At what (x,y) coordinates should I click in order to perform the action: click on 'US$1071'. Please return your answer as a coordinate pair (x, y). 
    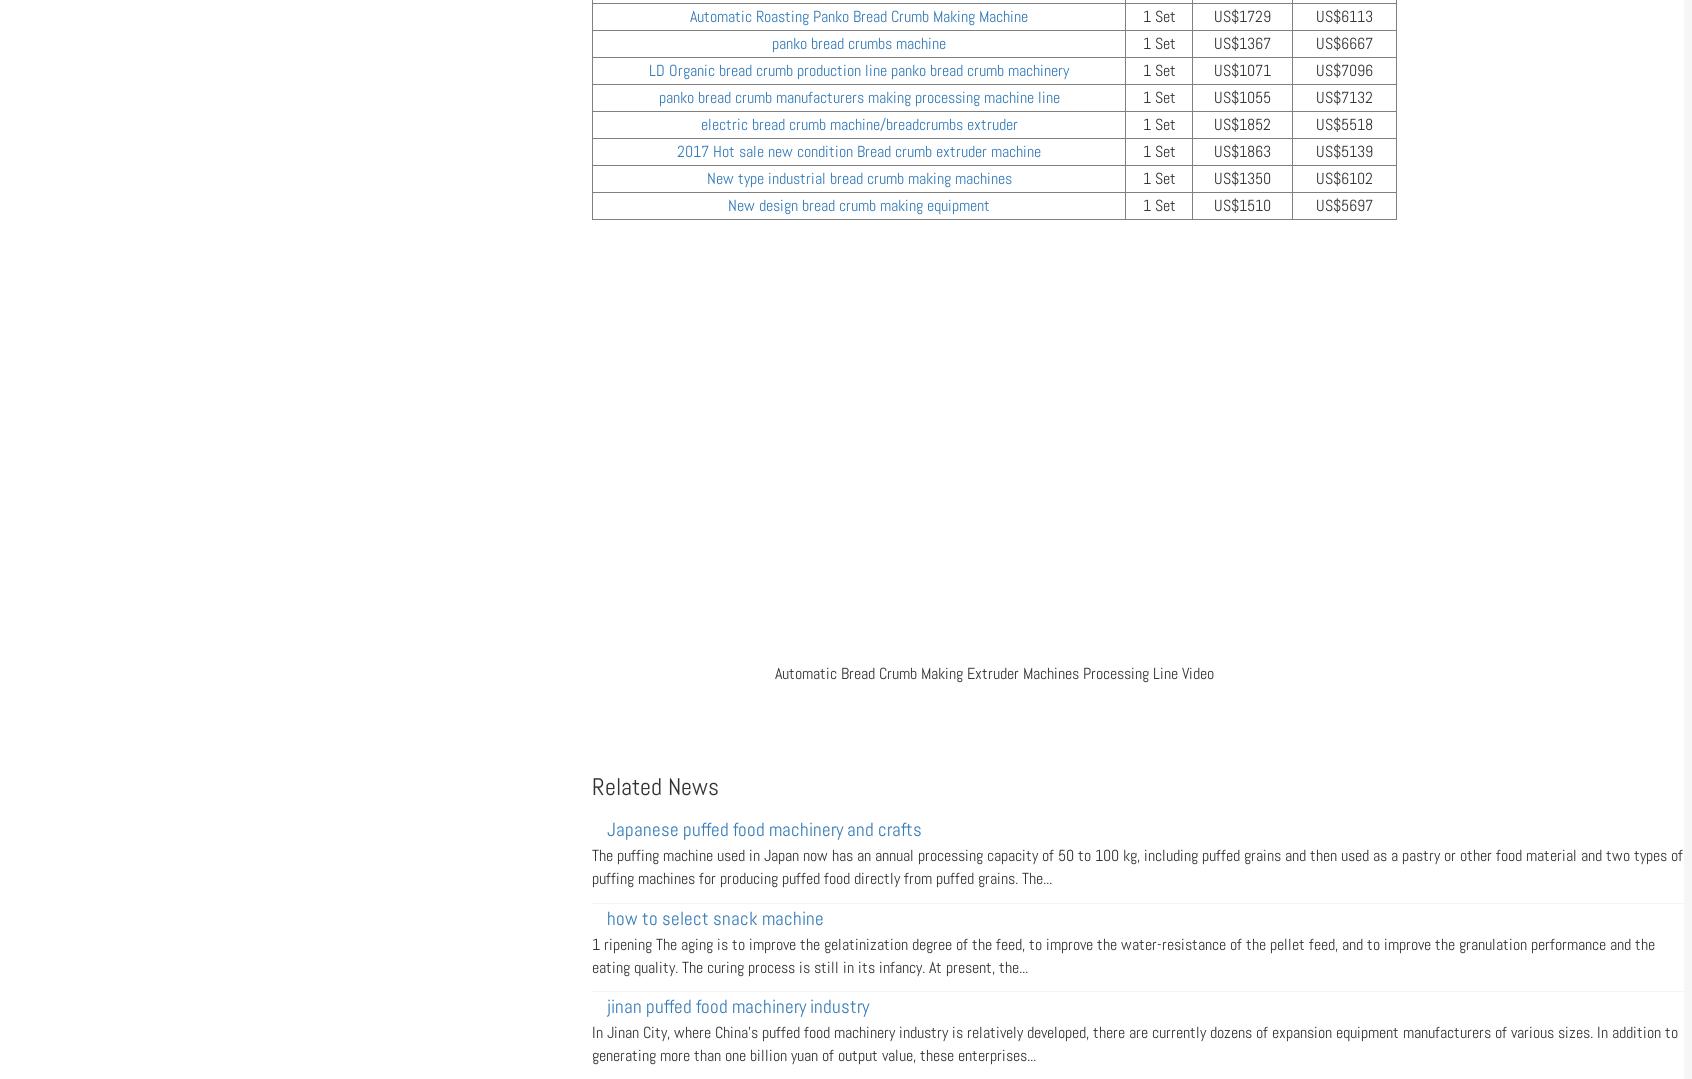
    Looking at the image, I should click on (1242, 69).